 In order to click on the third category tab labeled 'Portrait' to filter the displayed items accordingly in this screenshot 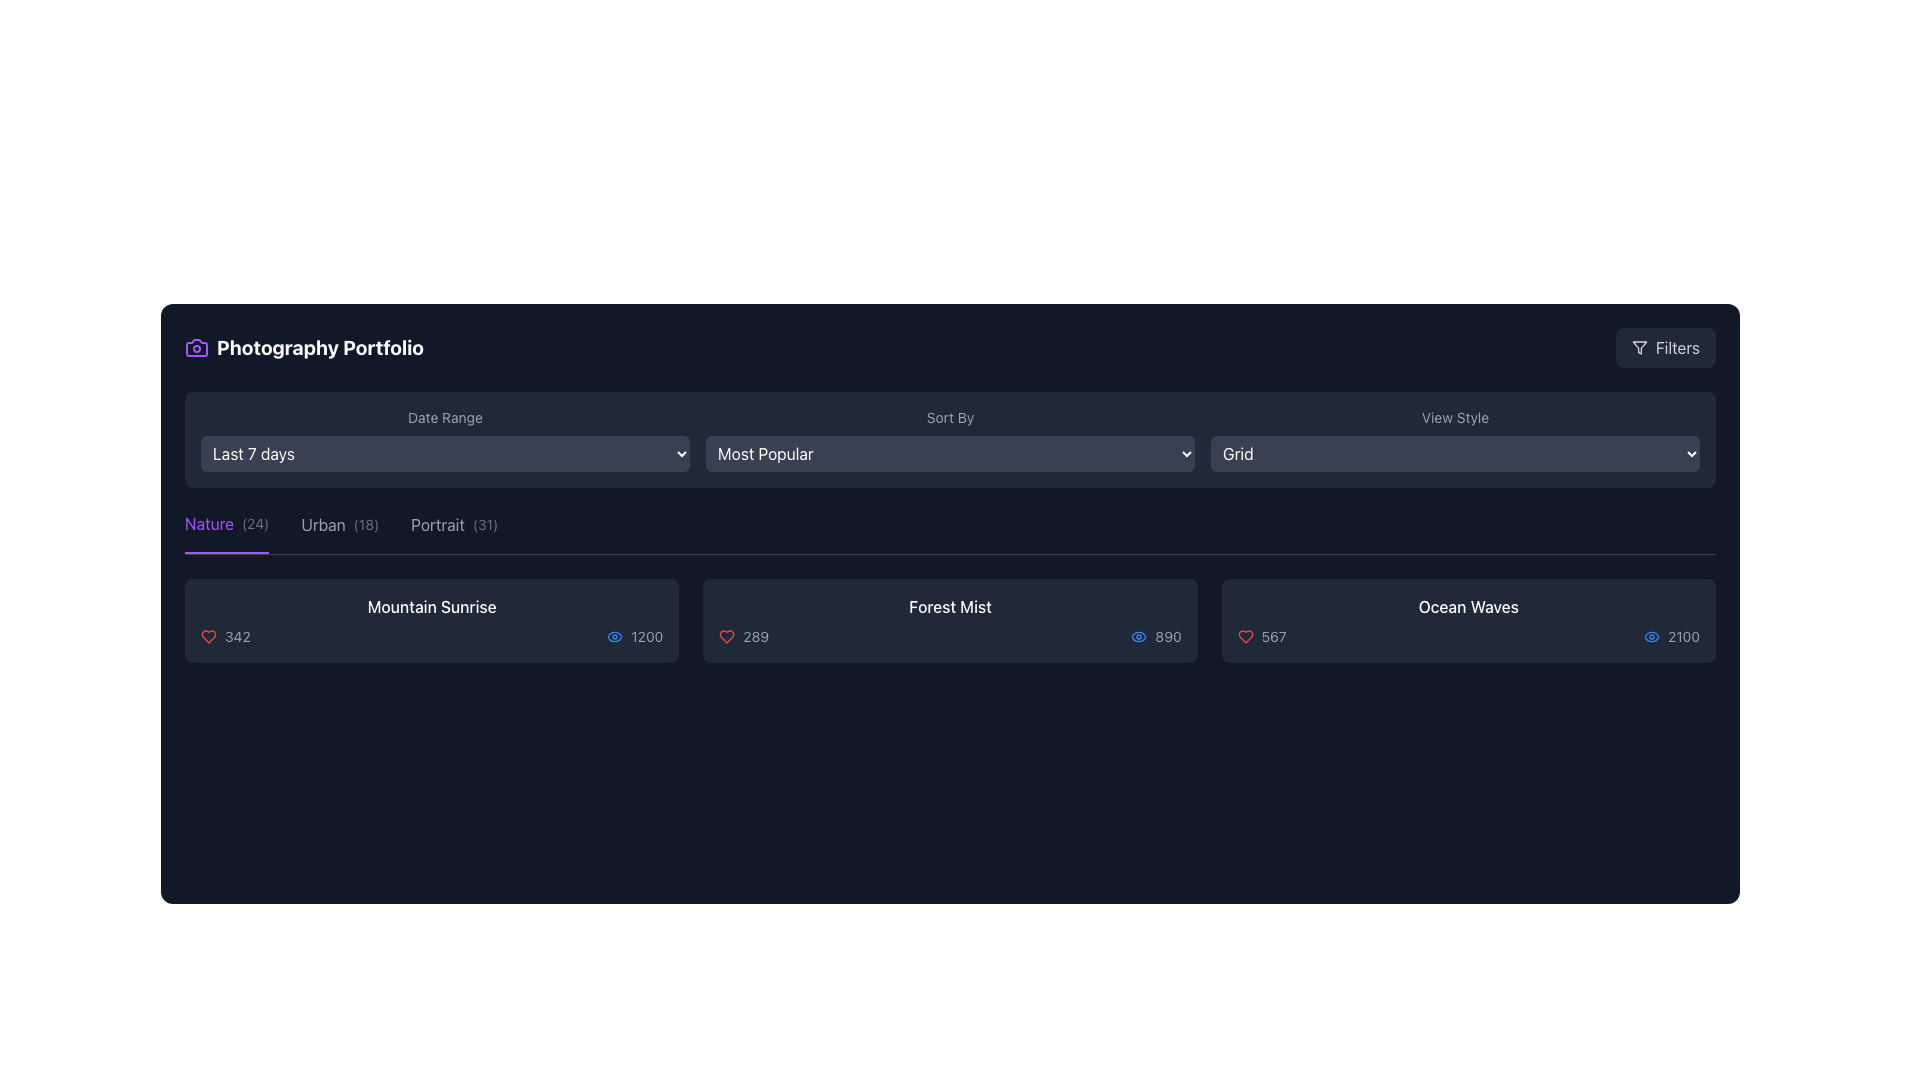, I will do `click(453, 523)`.